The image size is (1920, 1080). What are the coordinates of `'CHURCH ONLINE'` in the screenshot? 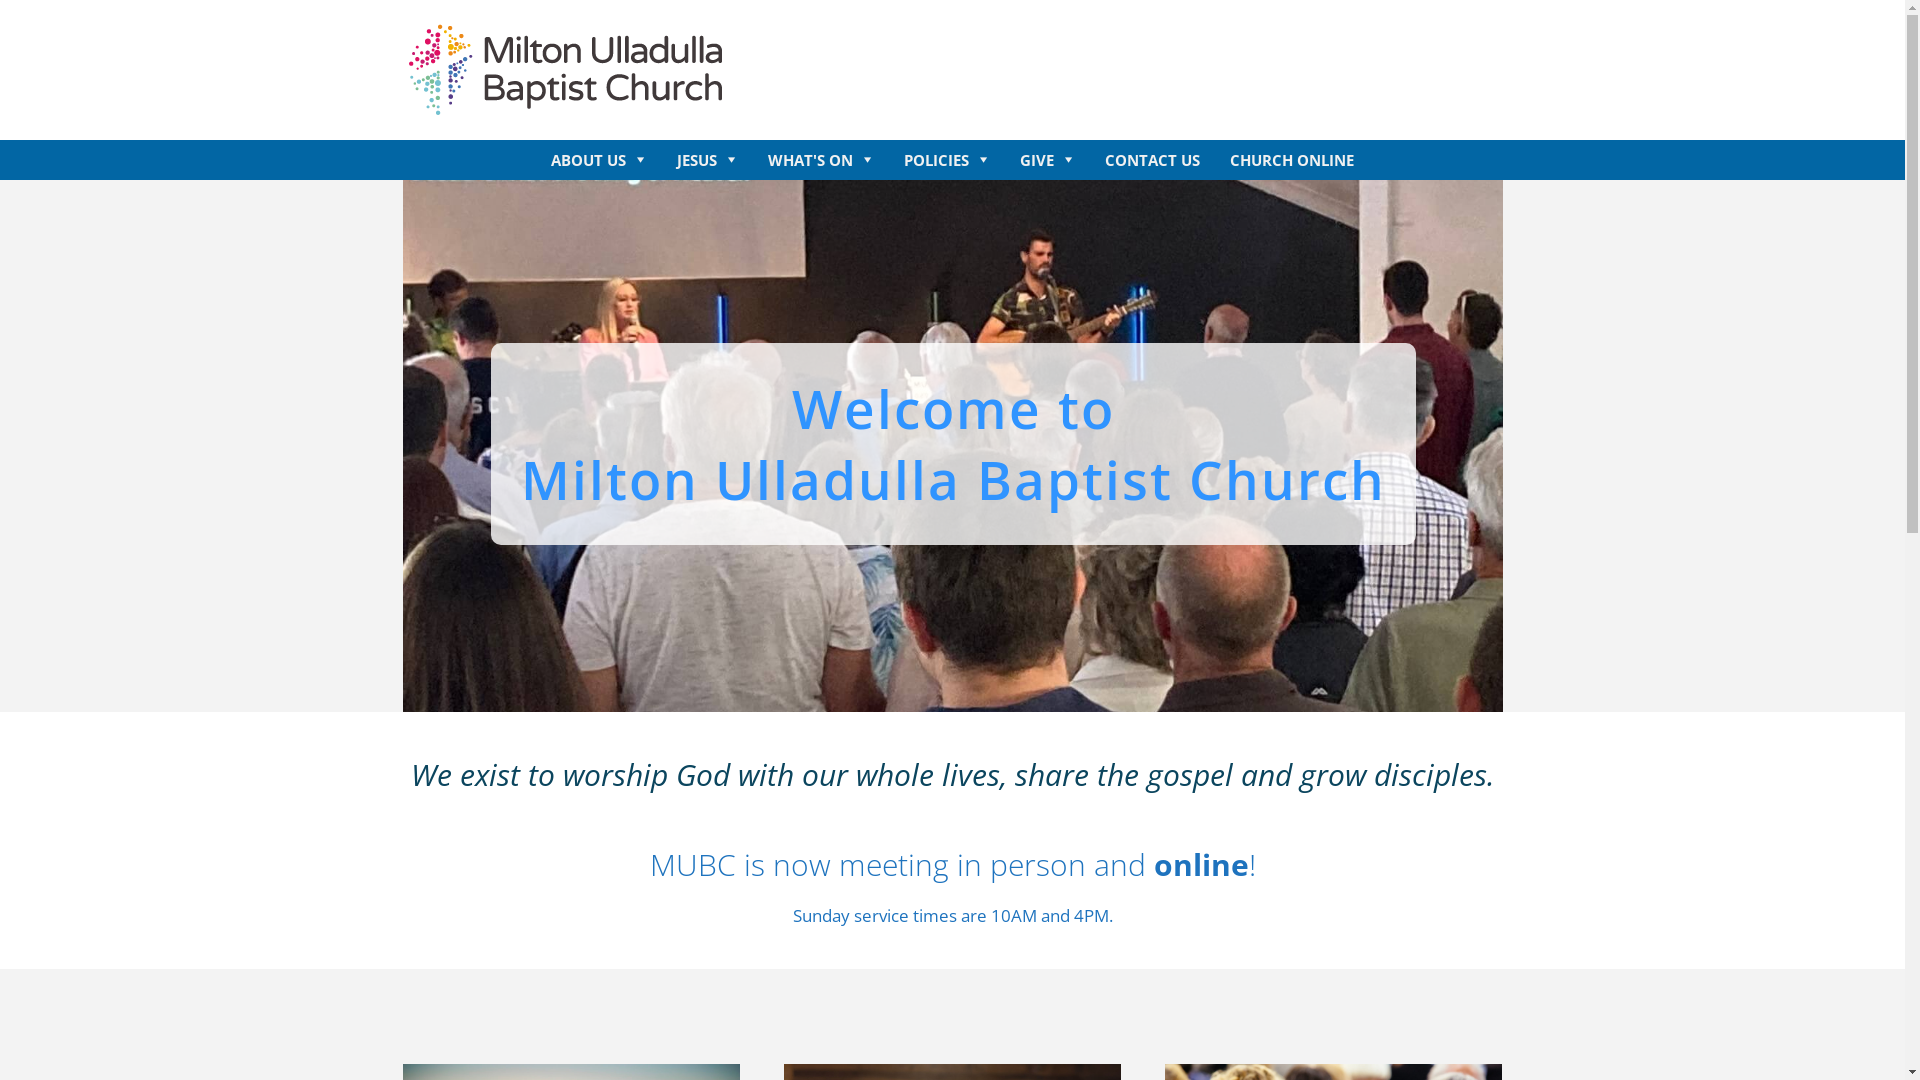 It's located at (1291, 158).